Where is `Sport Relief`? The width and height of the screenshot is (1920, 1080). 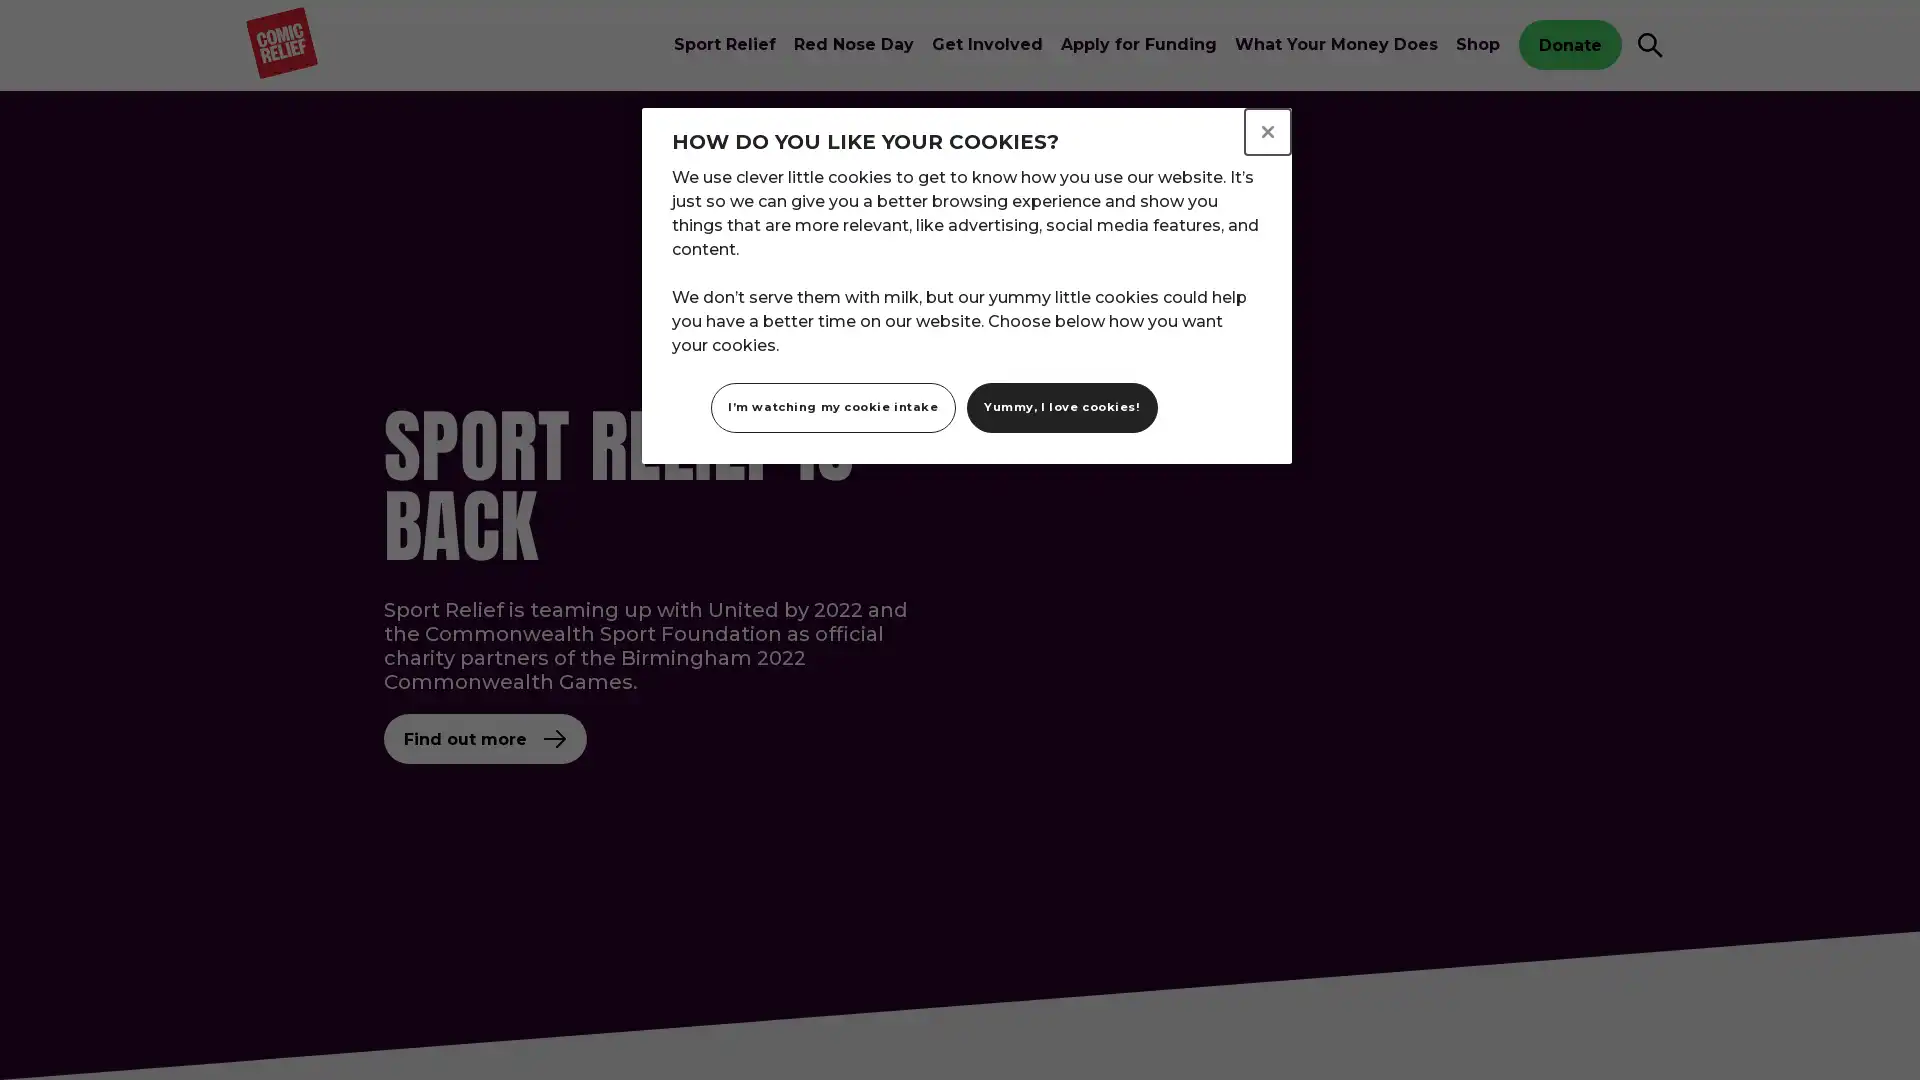 Sport Relief is located at coordinates (723, 45).